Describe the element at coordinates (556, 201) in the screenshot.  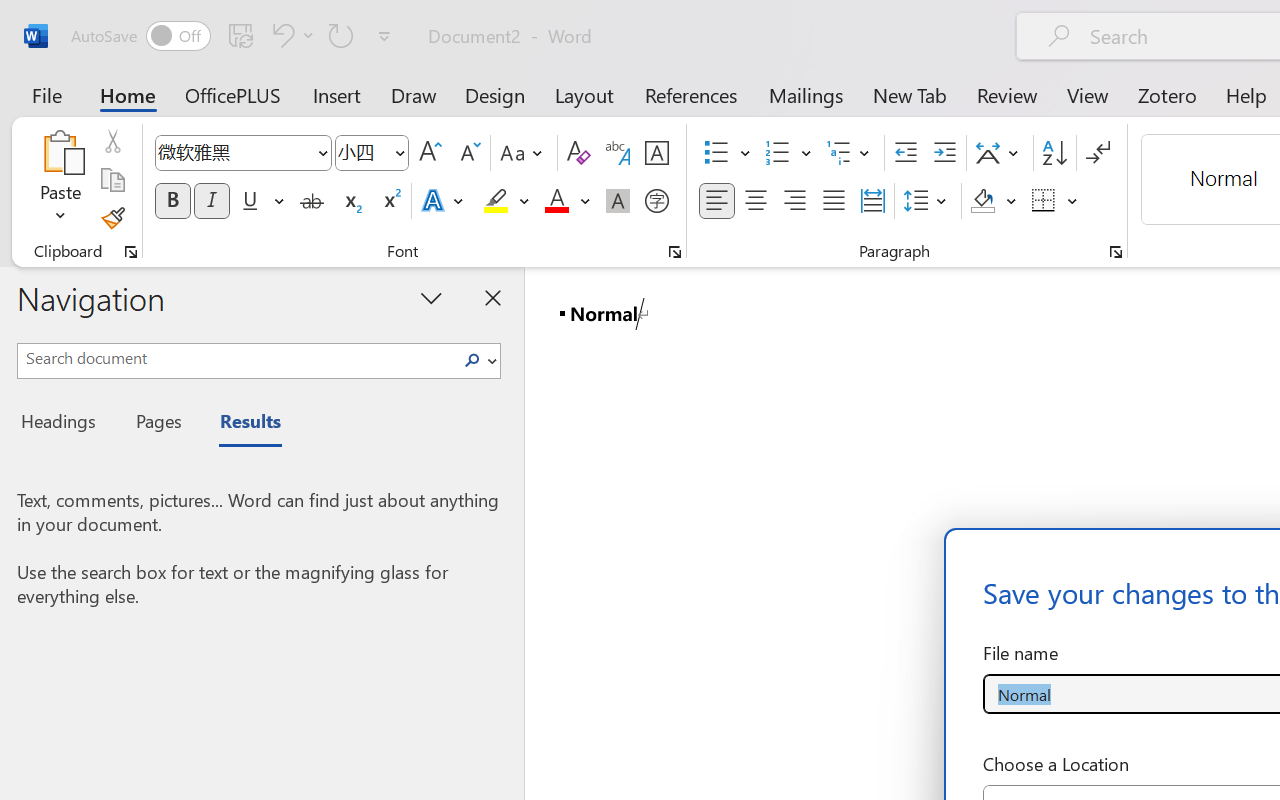
I see `'Font Color Red'` at that location.